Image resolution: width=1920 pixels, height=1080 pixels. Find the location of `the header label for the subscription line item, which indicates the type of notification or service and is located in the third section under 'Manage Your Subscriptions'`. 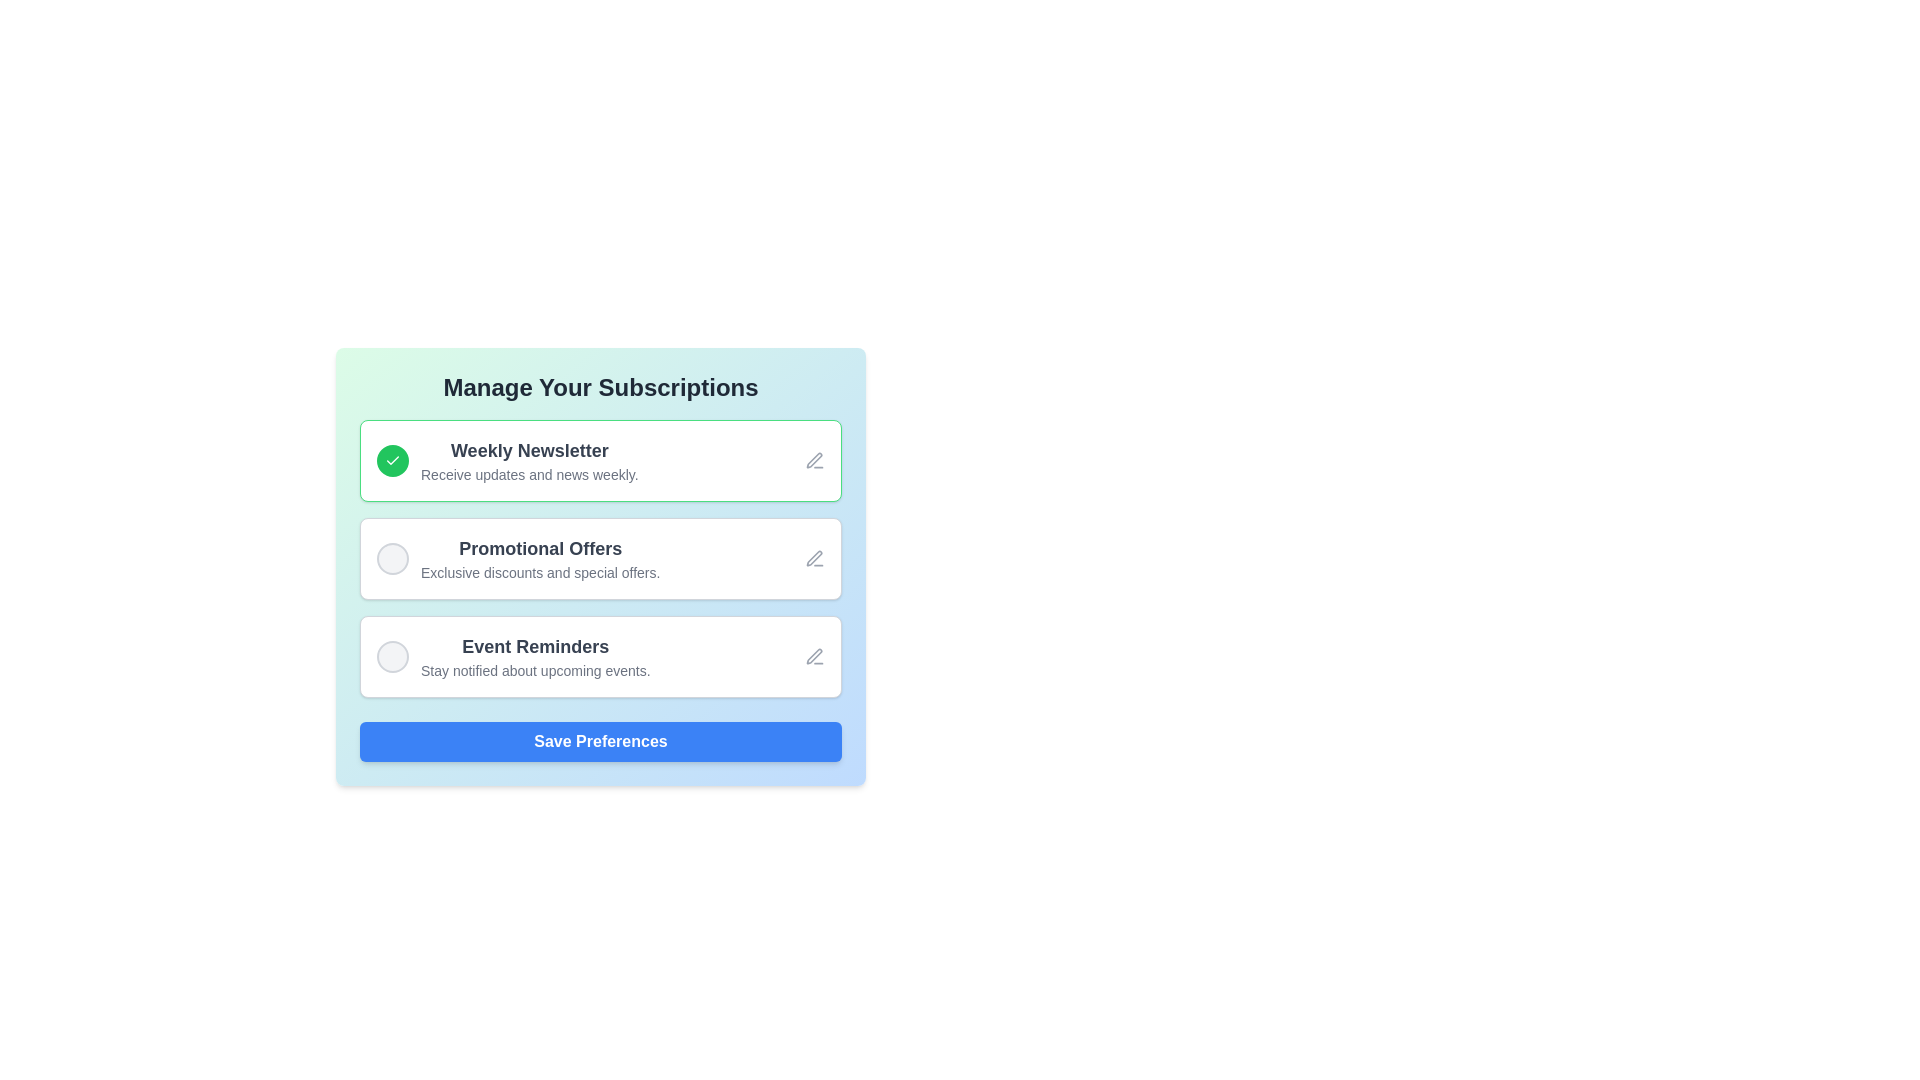

the header label for the subscription line item, which indicates the type of notification or service and is located in the third section under 'Manage Your Subscriptions' is located at coordinates (535, 647).